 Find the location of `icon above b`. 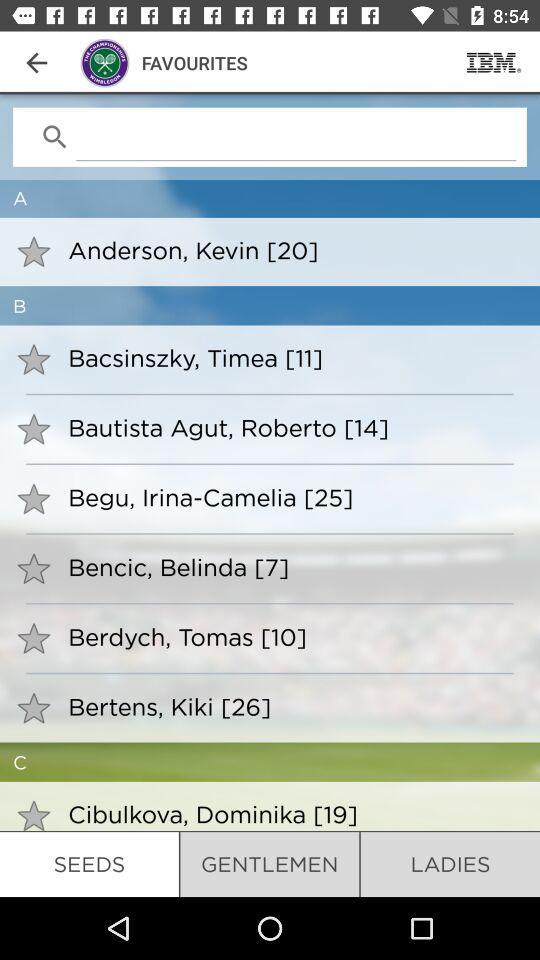

icon above b is located at coordinates (290, 249).